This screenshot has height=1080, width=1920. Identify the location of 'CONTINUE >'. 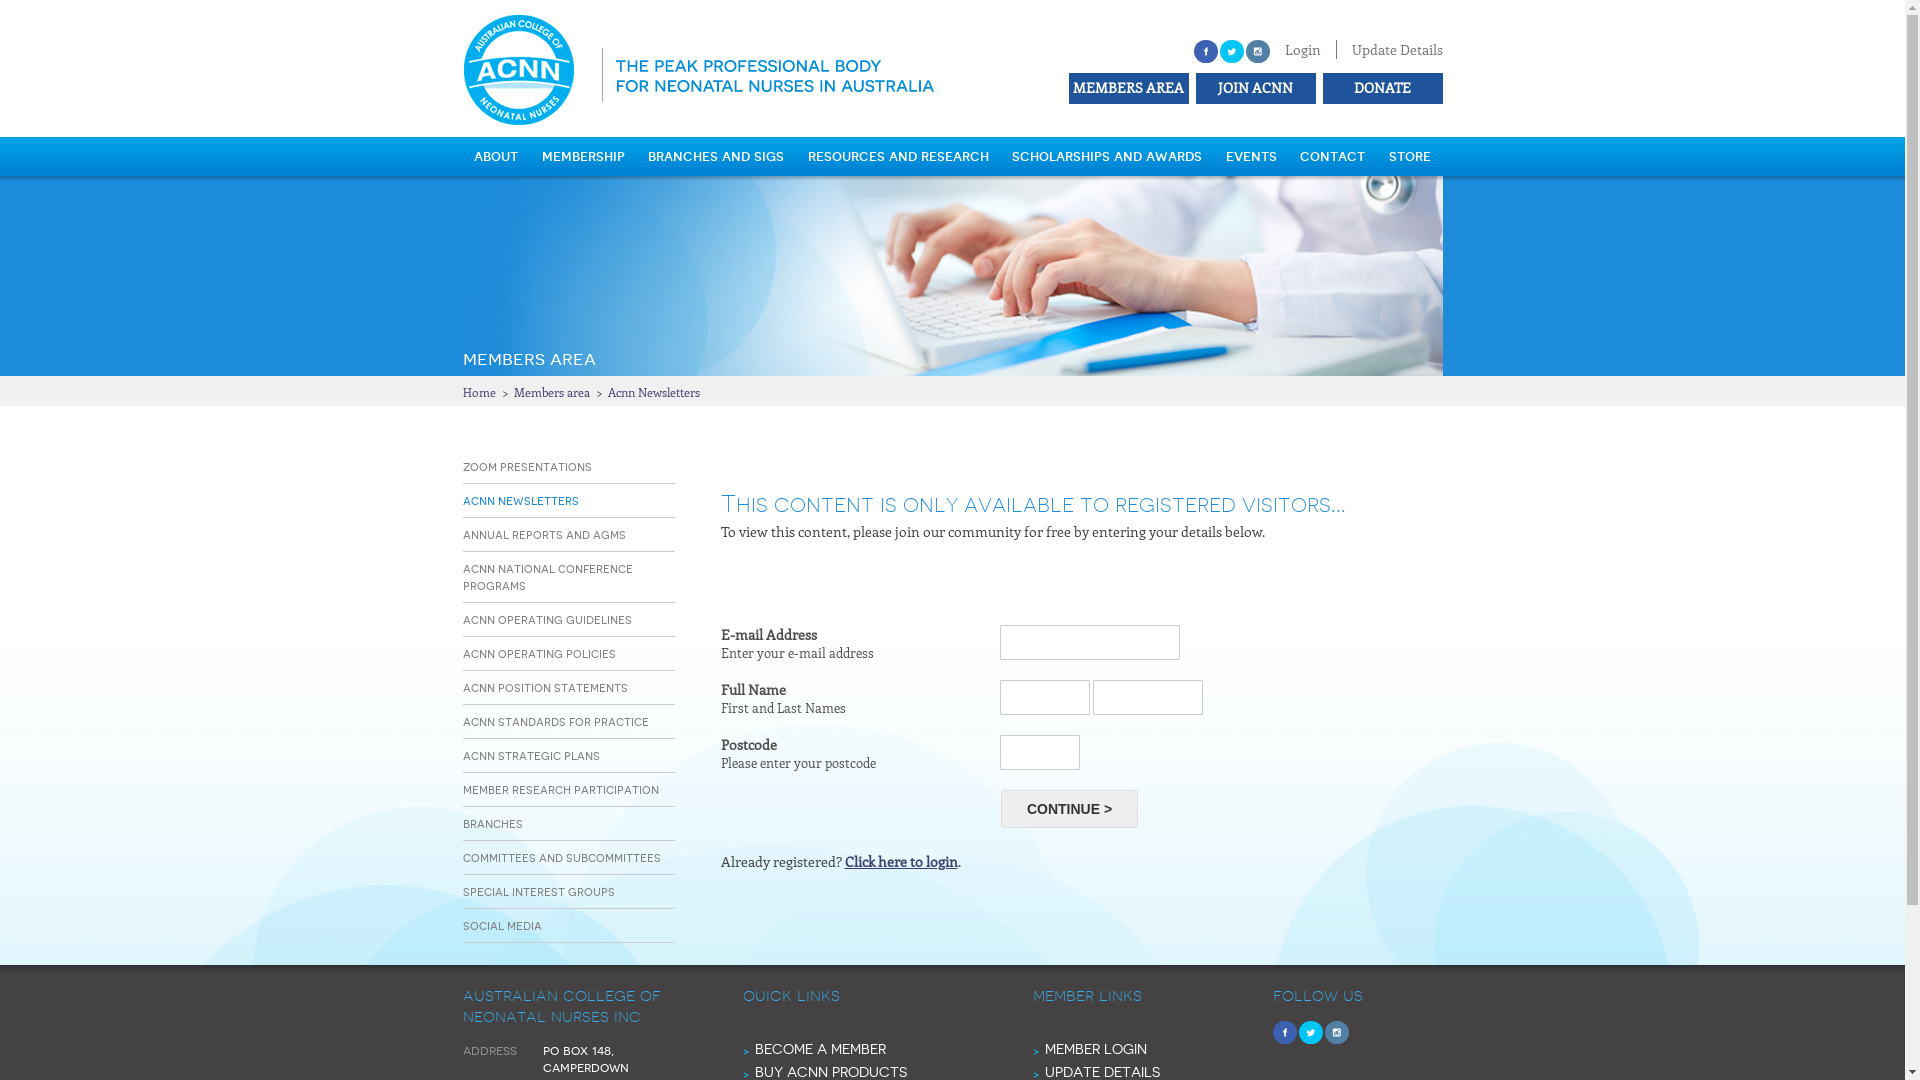
(1068, 808).